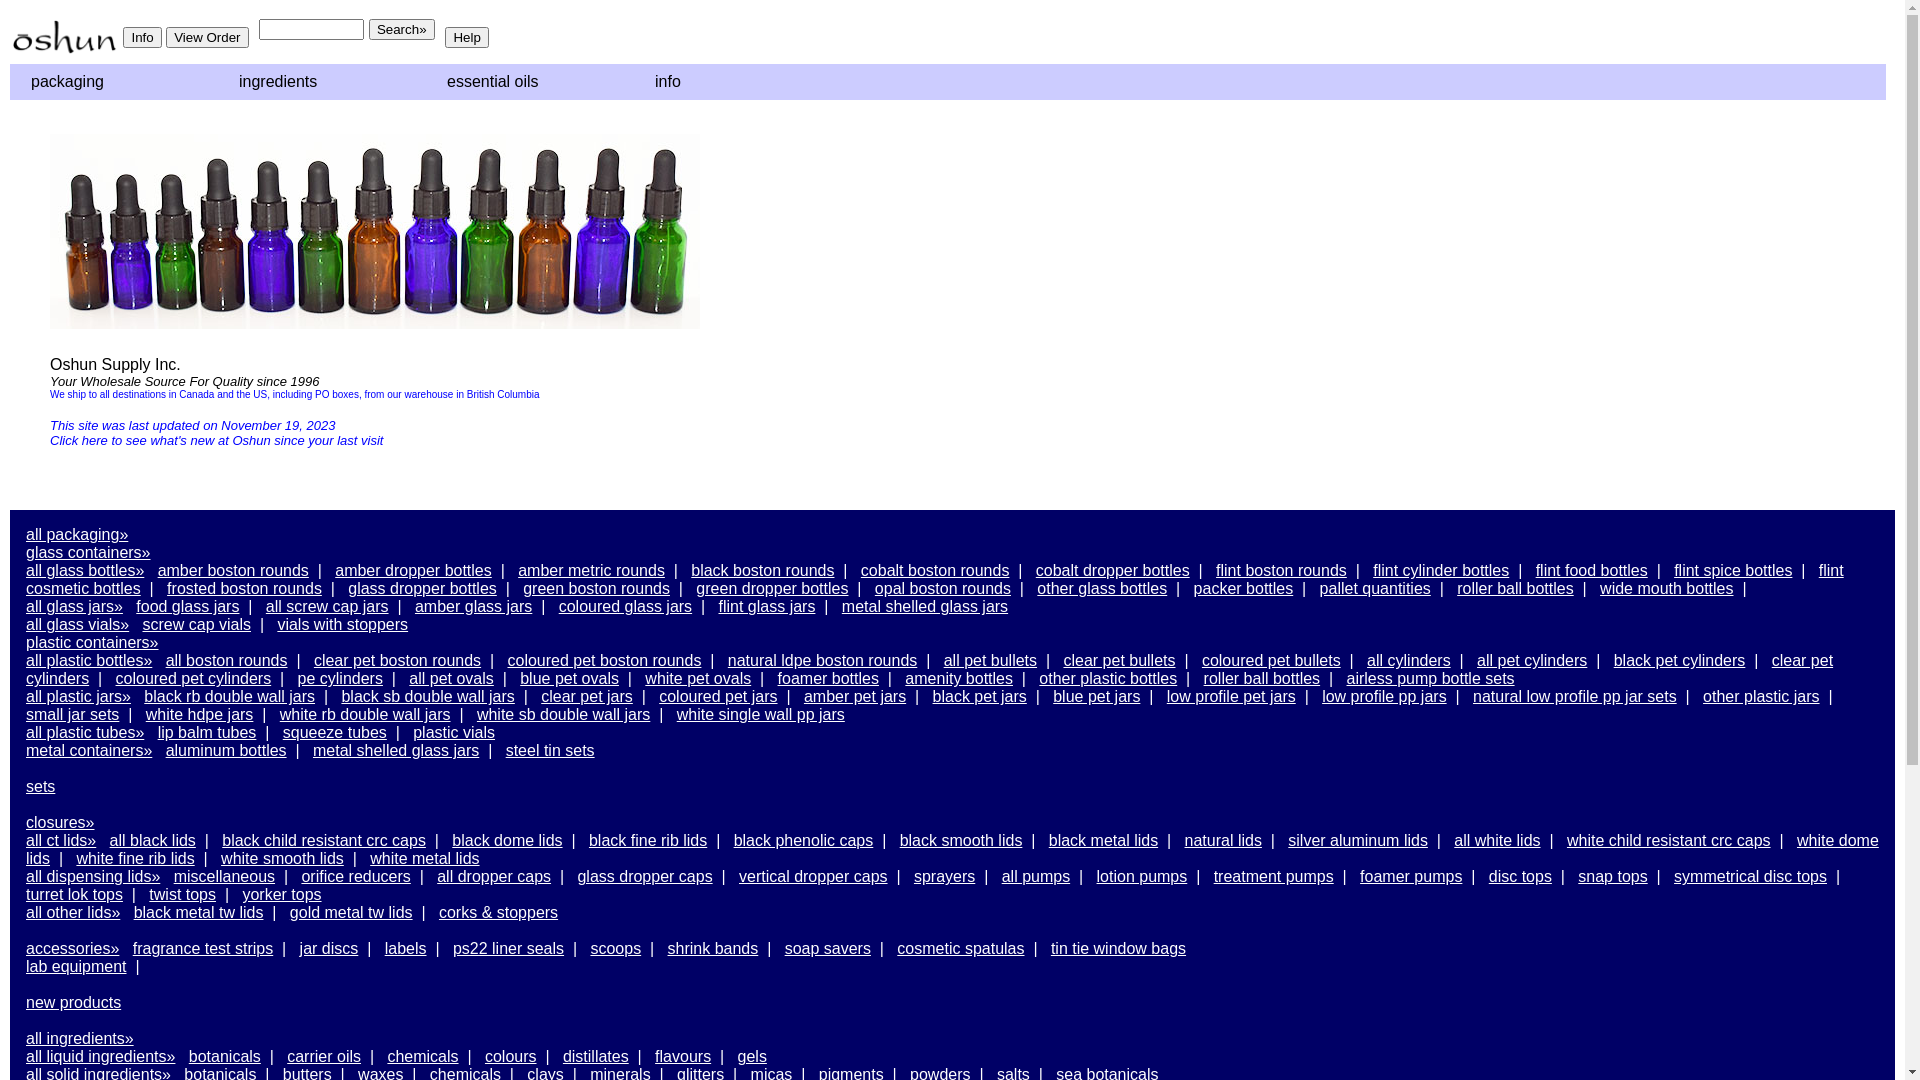 This screenshot has width=1920, height=1080. I want to click on 'black sb double wall jars', so click(340, 695).